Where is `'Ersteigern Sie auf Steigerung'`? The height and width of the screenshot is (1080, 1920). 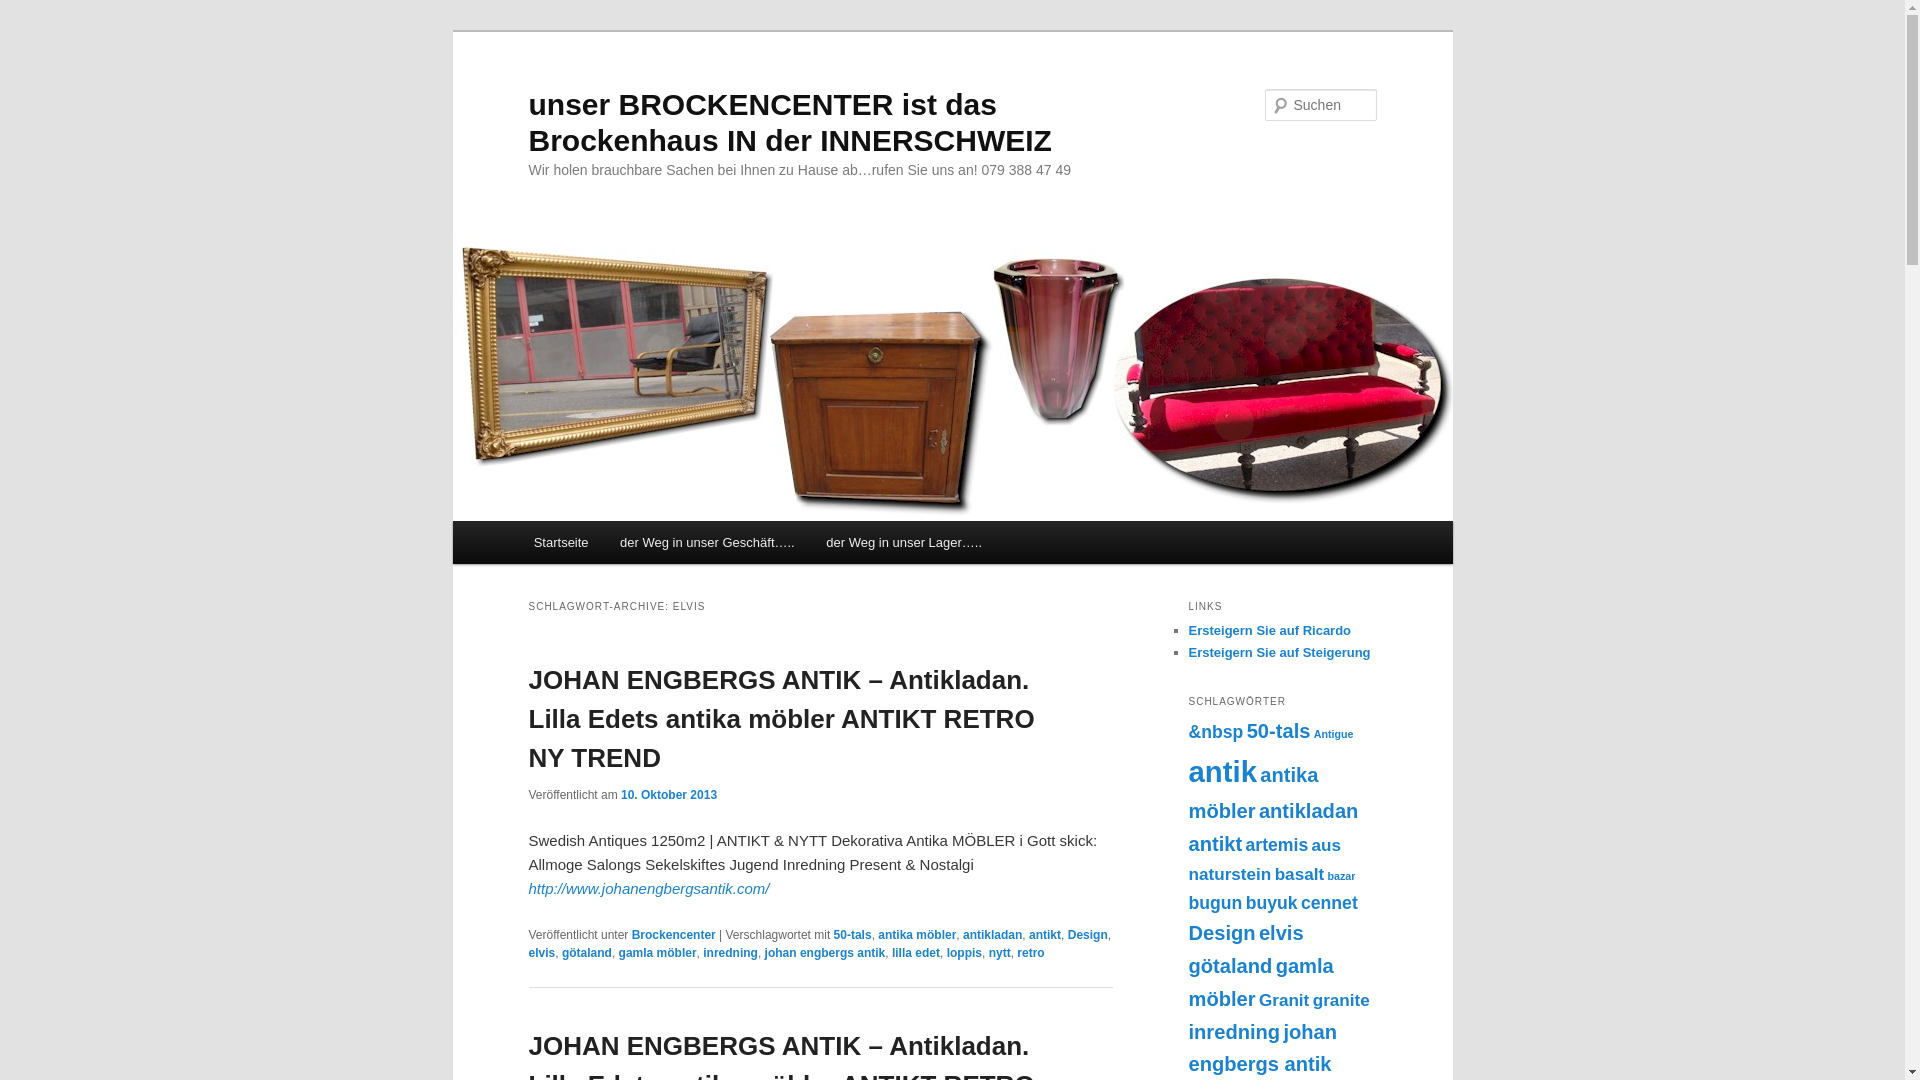
'Ersteigern Sie auf Steigerung' is located at coordinates (1277, 652).